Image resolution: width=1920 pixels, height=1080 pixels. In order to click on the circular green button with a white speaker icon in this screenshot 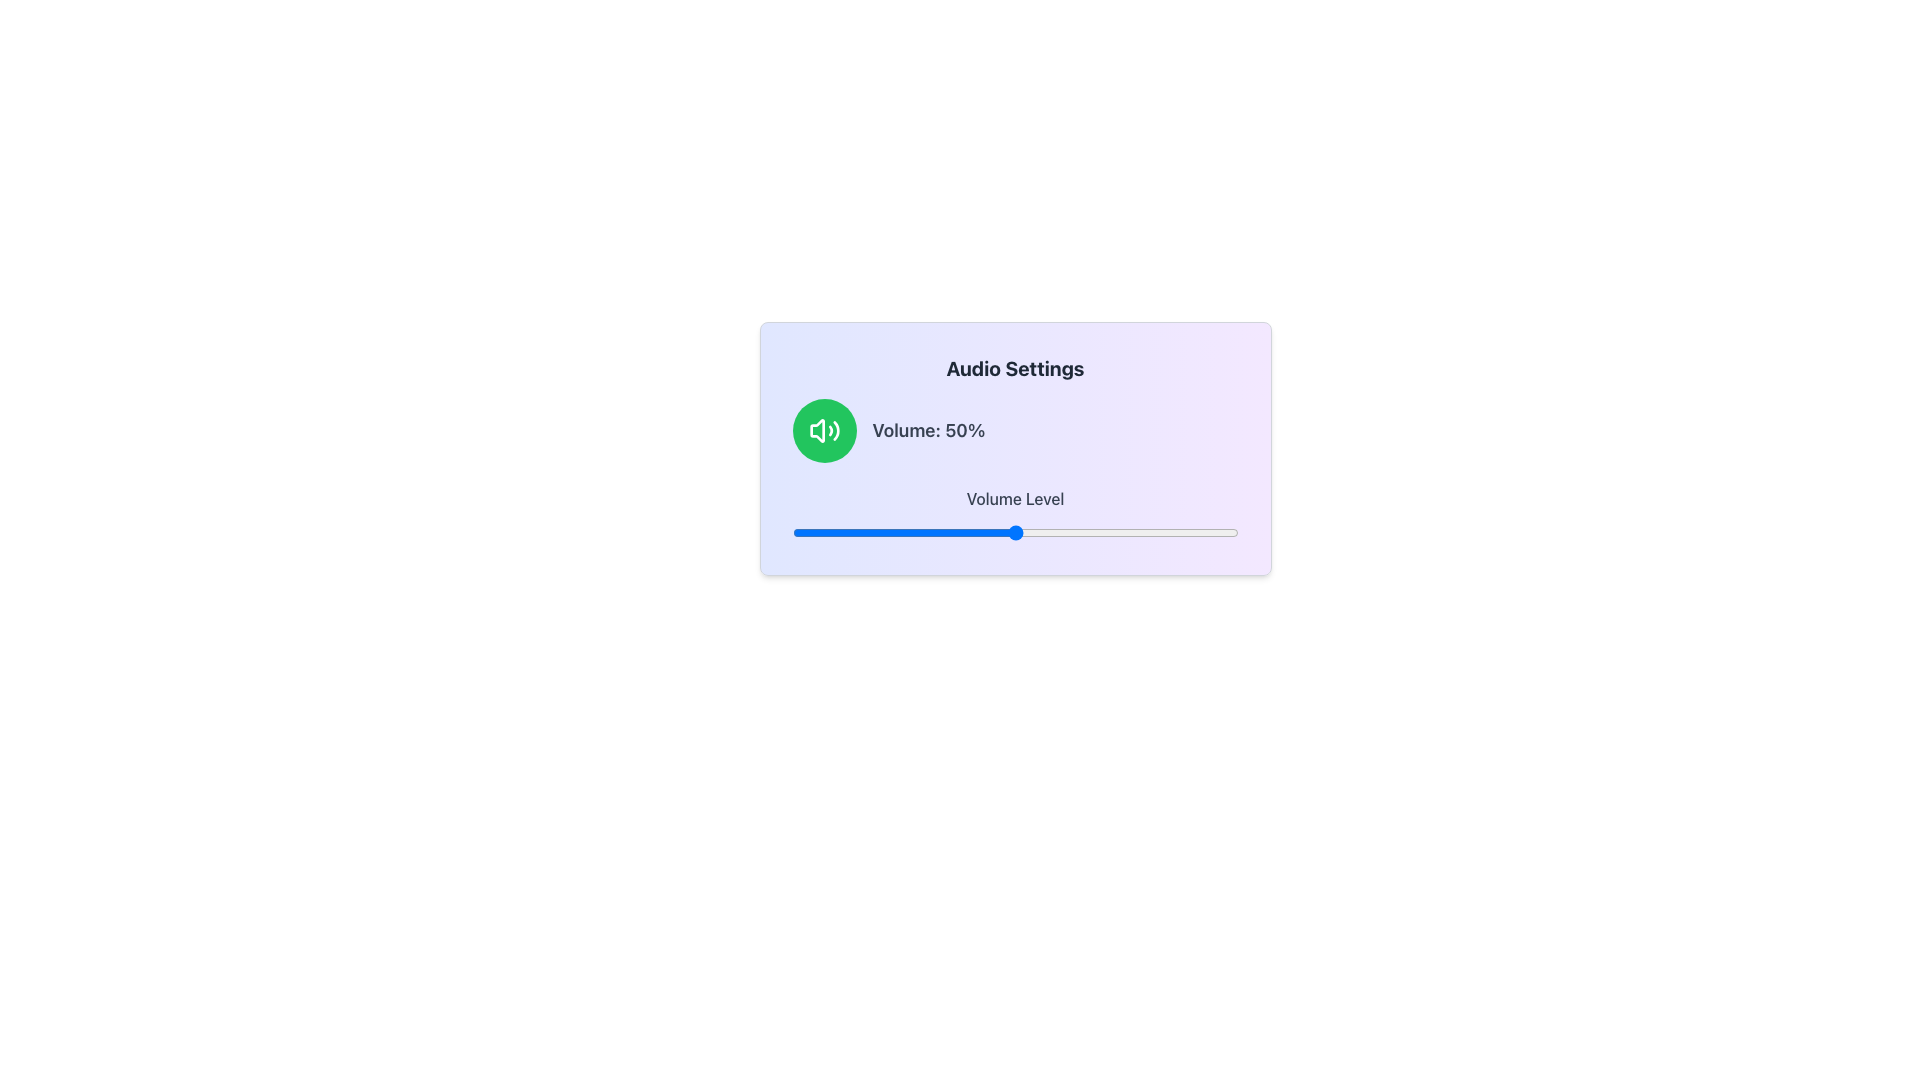, I will do `click(824, 430)`.